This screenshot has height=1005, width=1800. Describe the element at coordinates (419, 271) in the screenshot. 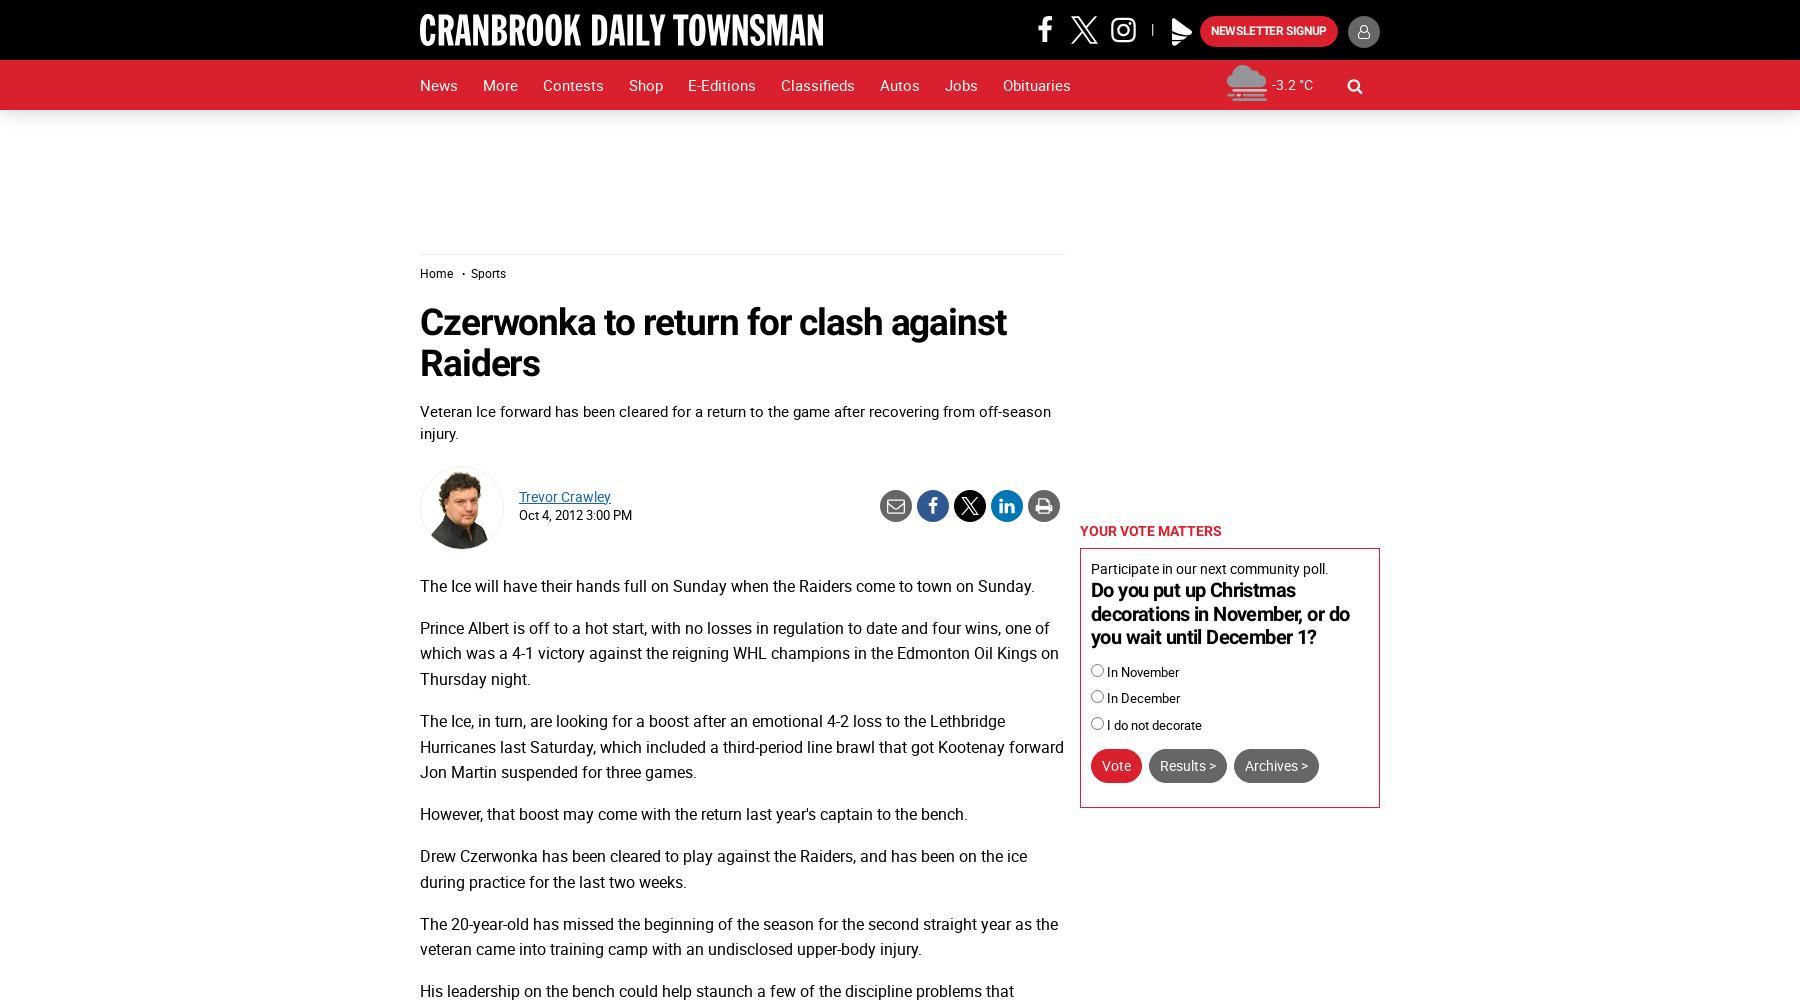

I see `'Home'` at that location.